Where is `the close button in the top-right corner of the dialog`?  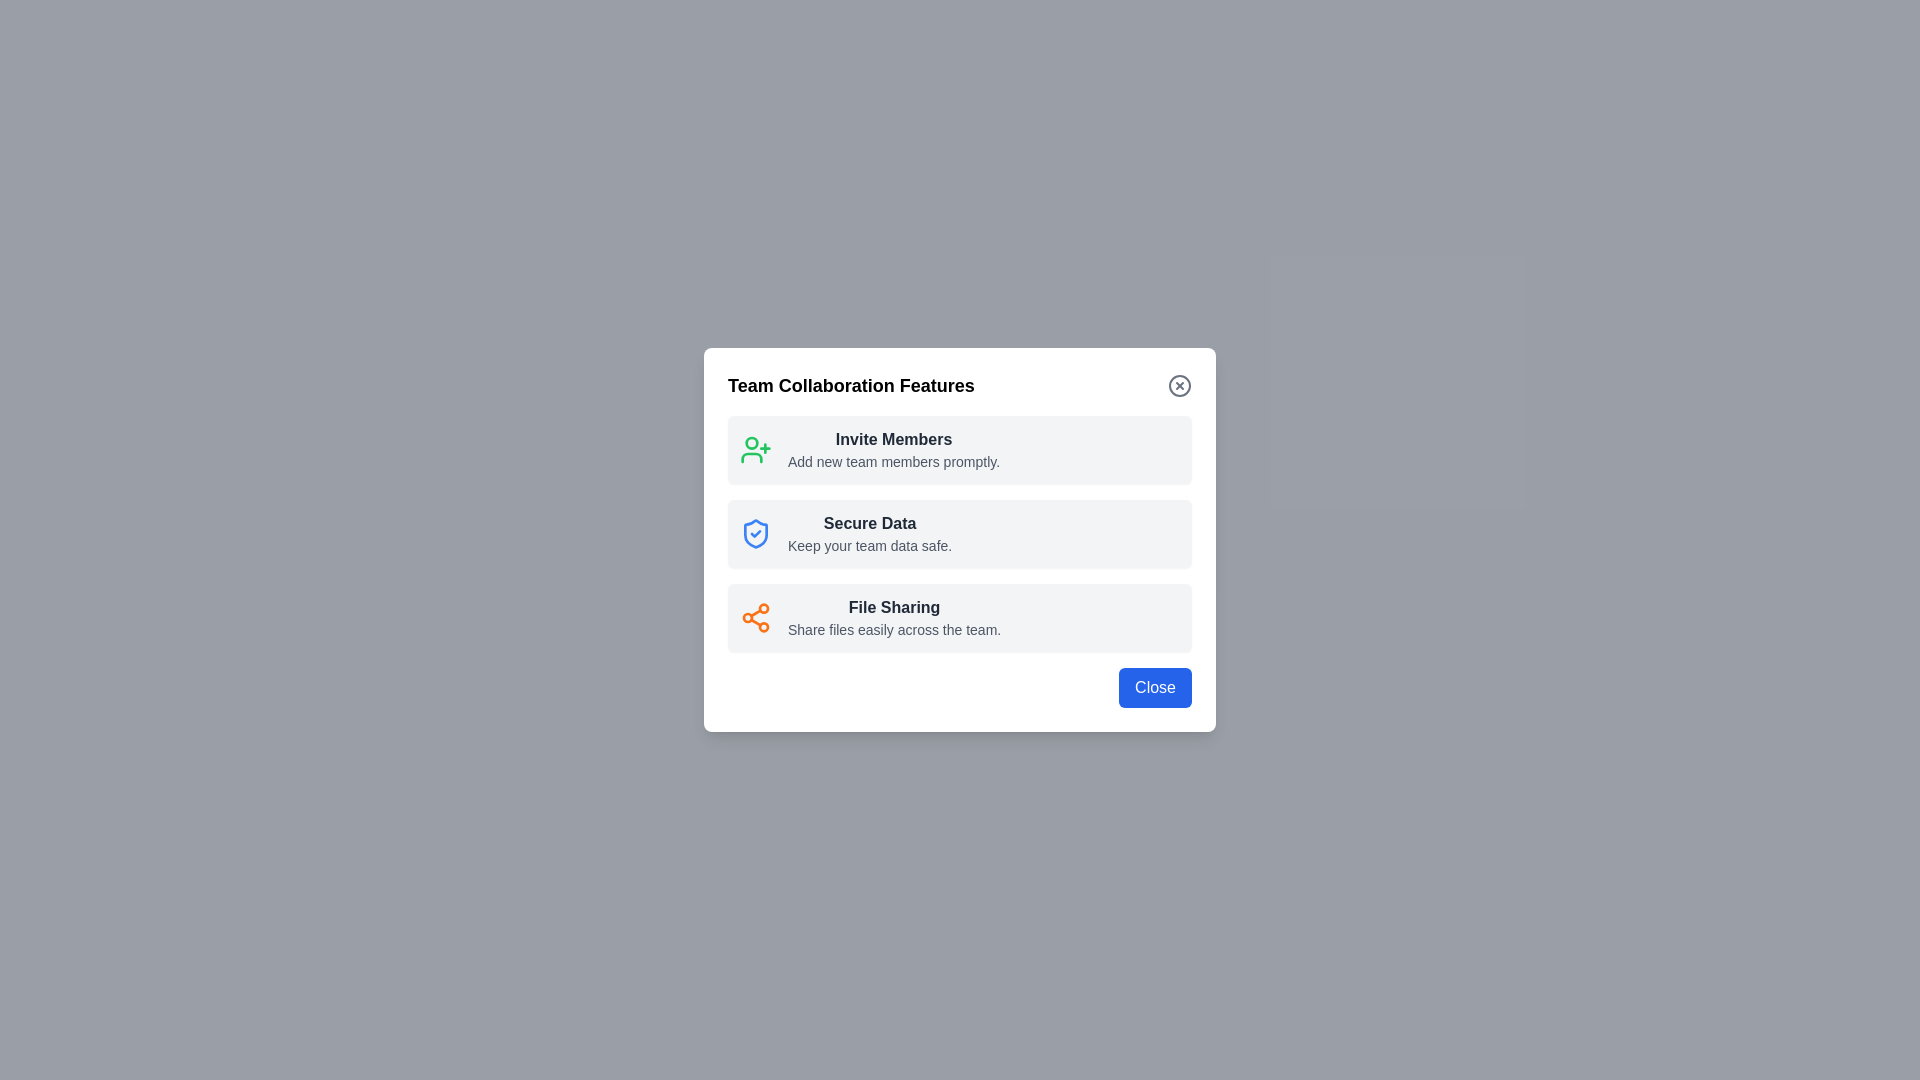 the close button in the top-right corner of the dialog is located at coordinates (1180, 385).